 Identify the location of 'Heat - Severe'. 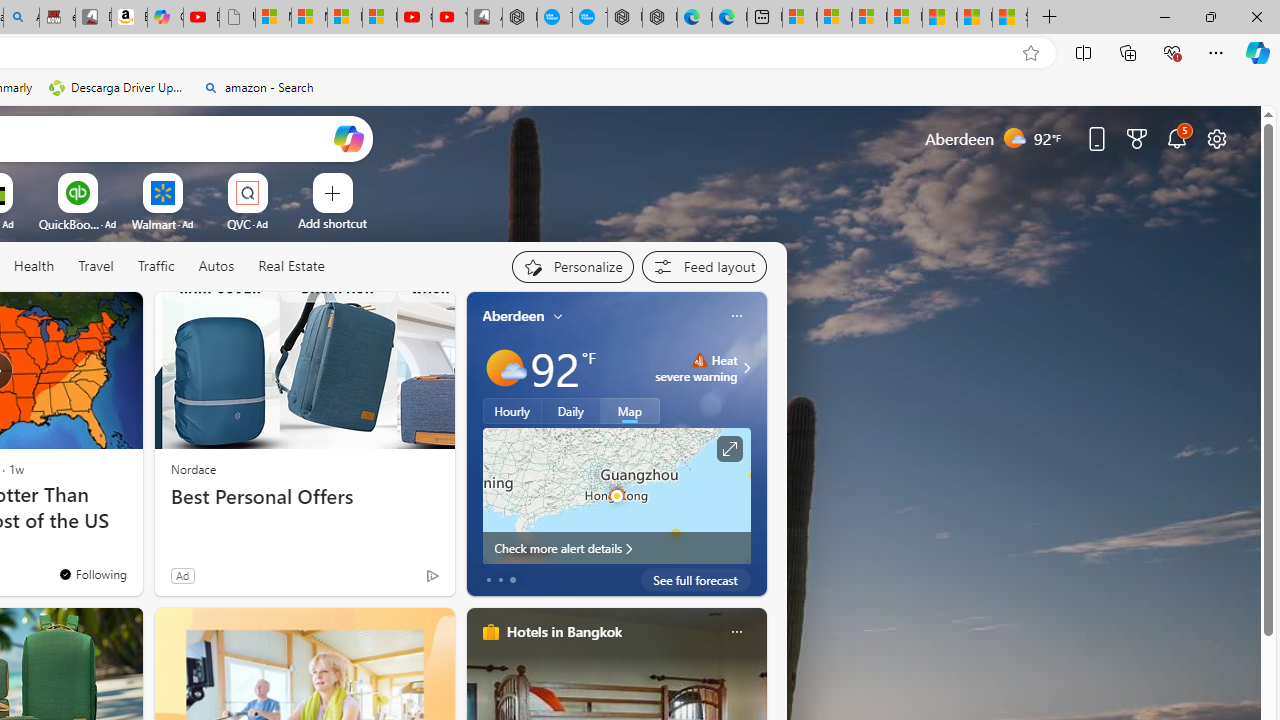
(699, 360).